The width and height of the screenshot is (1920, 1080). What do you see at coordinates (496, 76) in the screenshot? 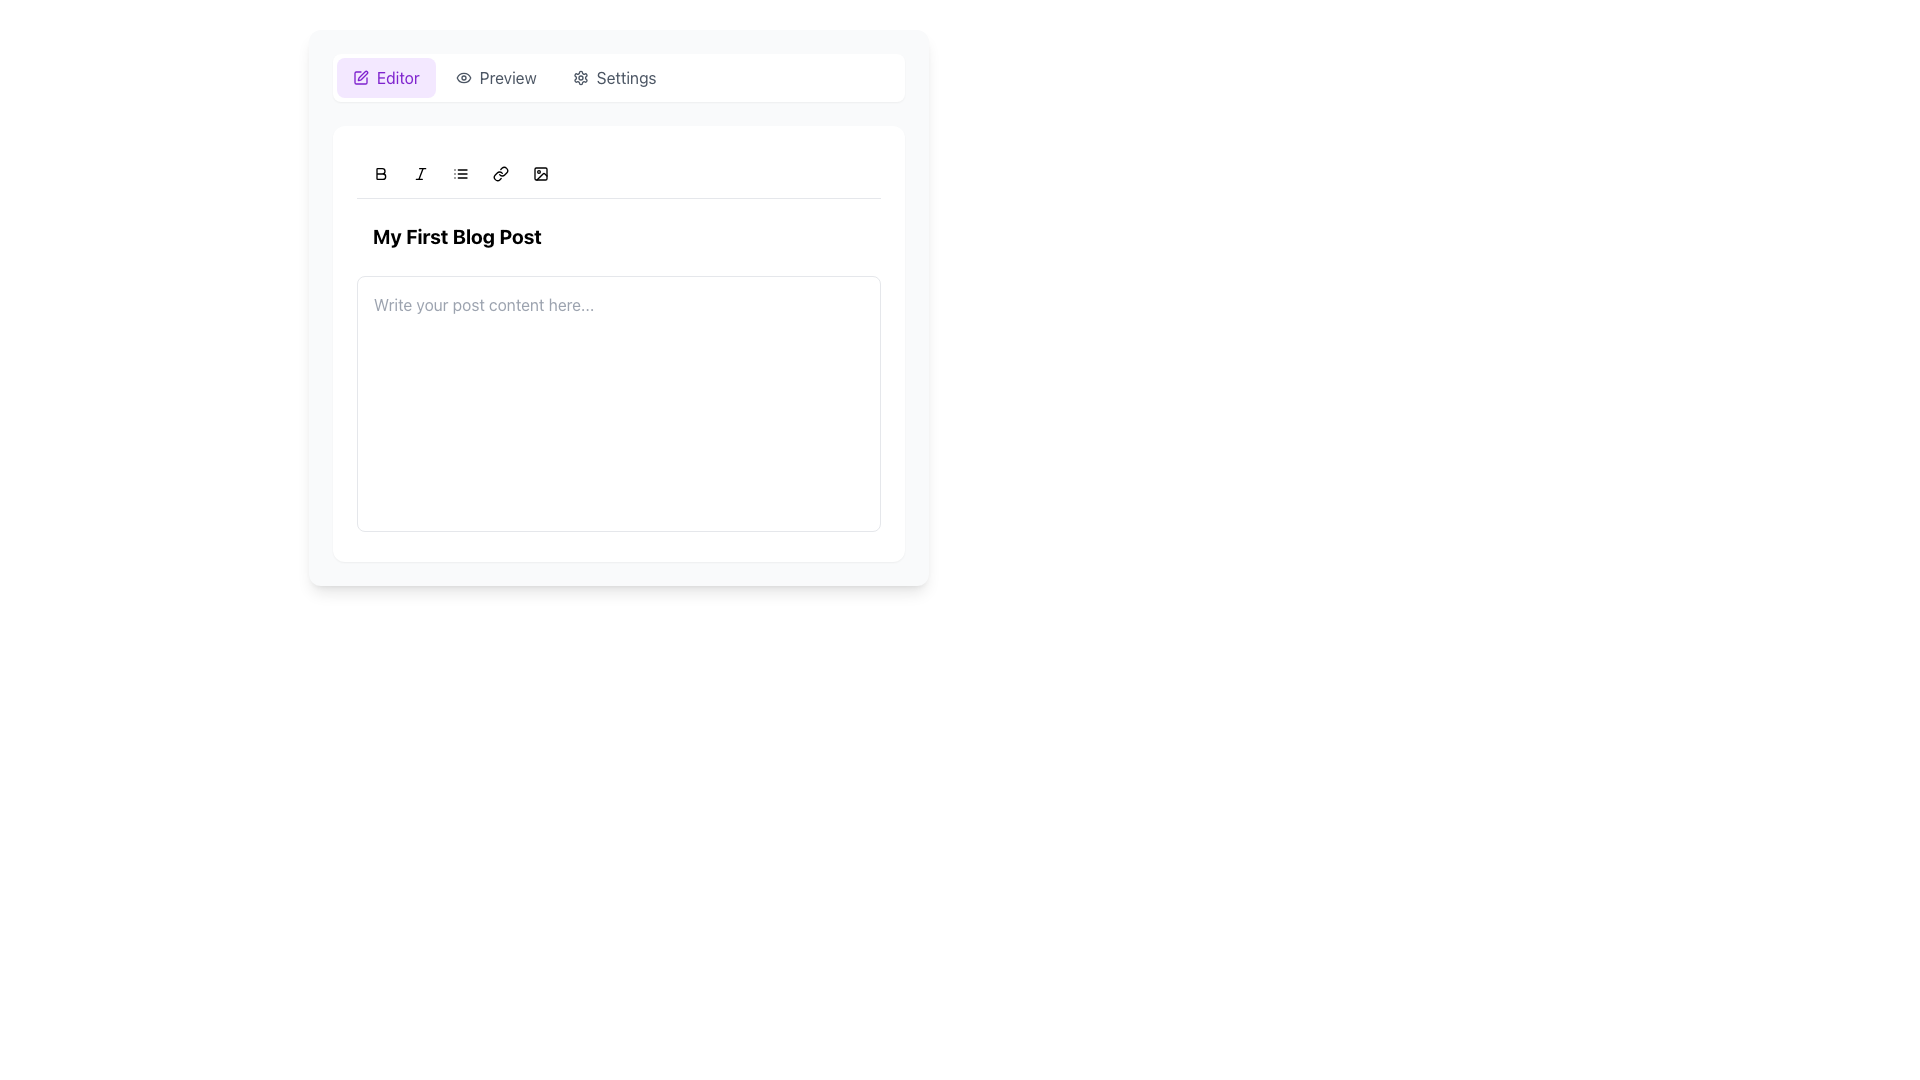
I see `the second button styled with a rounded rectangular shape featuring an eye icon and the text 'Preview'` at bounding box center [496, 76].